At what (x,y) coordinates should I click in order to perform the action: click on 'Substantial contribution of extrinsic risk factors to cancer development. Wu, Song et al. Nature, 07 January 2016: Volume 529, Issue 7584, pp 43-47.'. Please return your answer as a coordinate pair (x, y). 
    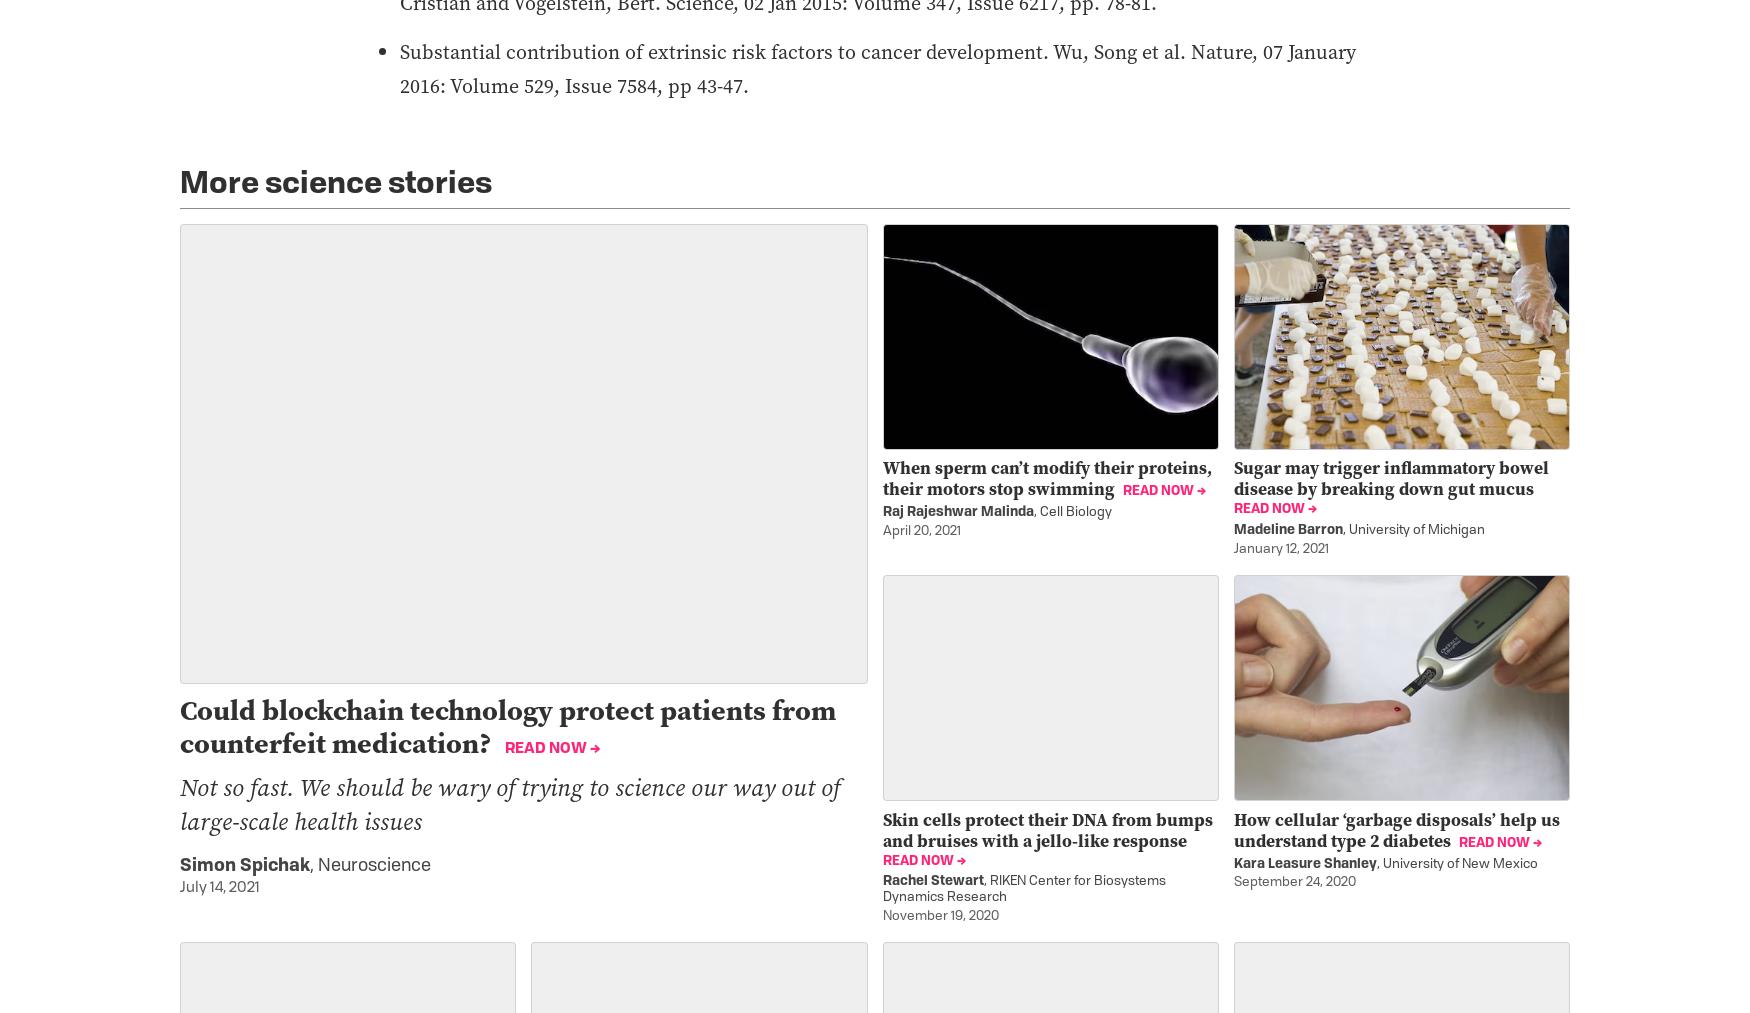
    Looking at the image, I should click on (399, 66).